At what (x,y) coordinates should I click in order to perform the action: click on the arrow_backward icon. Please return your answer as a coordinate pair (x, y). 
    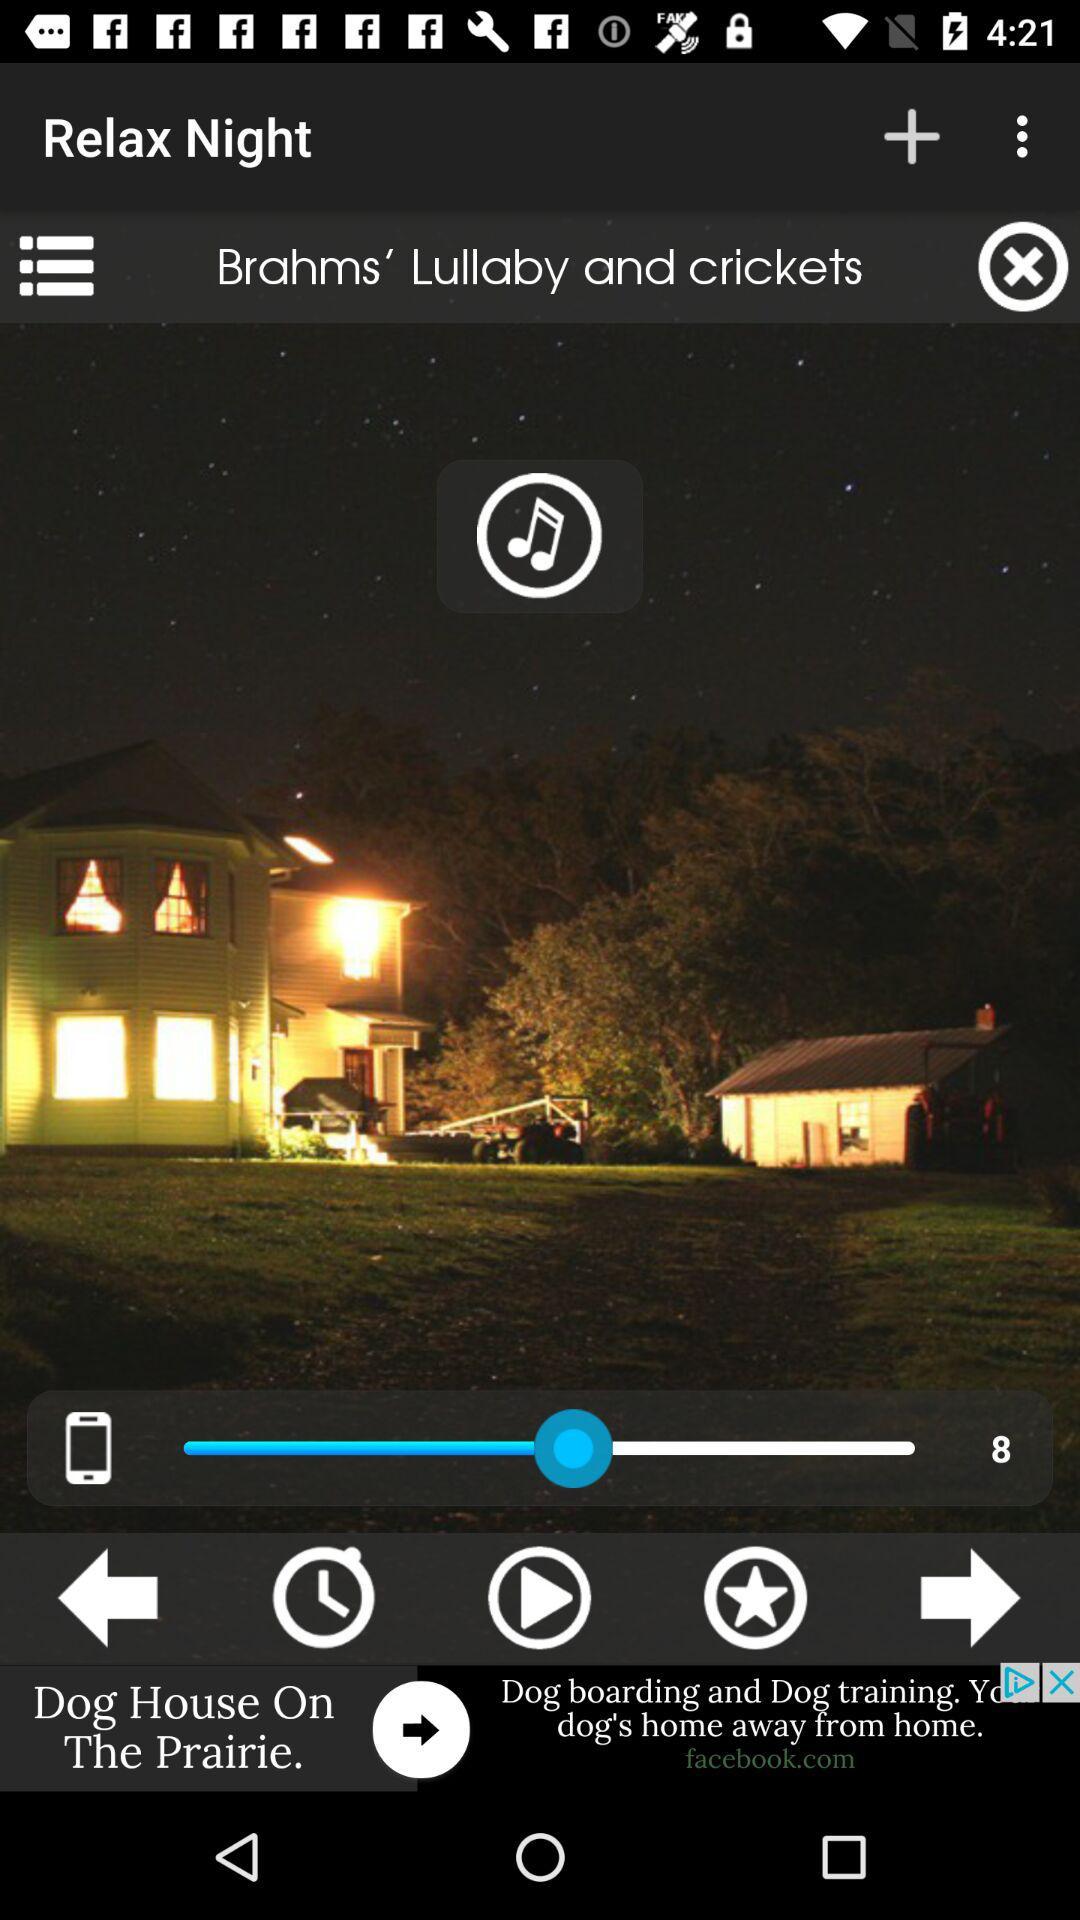
    Looking at the image, I should click on (107, 1596).